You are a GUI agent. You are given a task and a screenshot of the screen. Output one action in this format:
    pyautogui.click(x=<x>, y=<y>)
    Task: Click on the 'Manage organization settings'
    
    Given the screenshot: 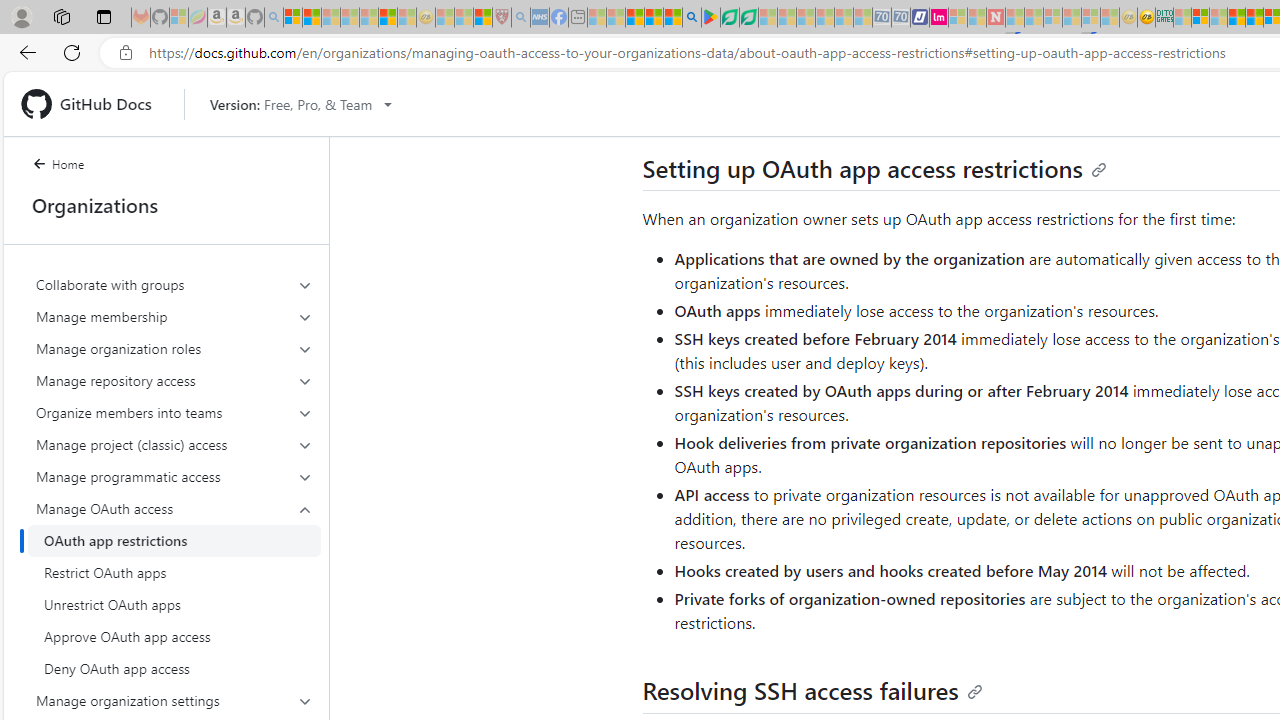 What is the action you would take?
    pyautogui.click(x=174, y=699)
    